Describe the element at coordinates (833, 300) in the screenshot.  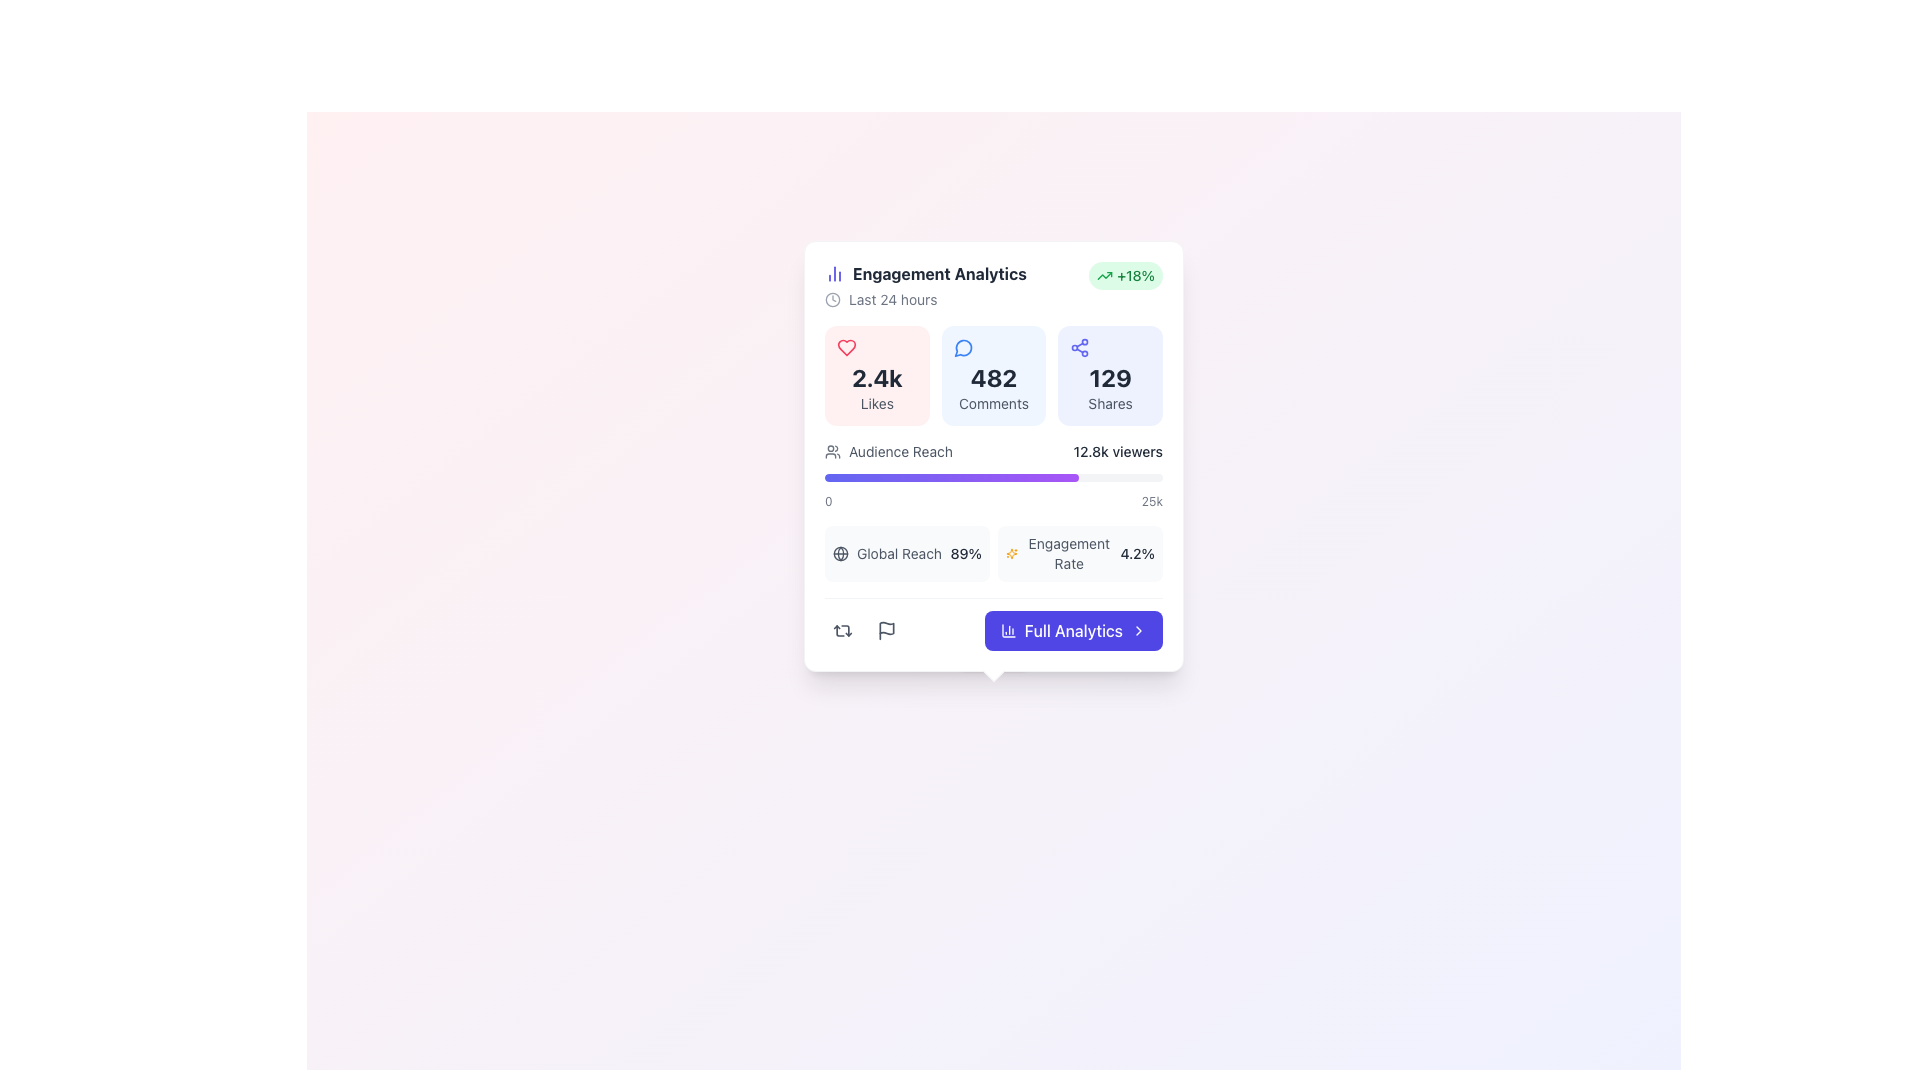
I see `the circular outline within the clock icon located in the top-left corner of the card box labeled 'Engagement Analytics', next to the text 'Last 24 hours'` at that location.